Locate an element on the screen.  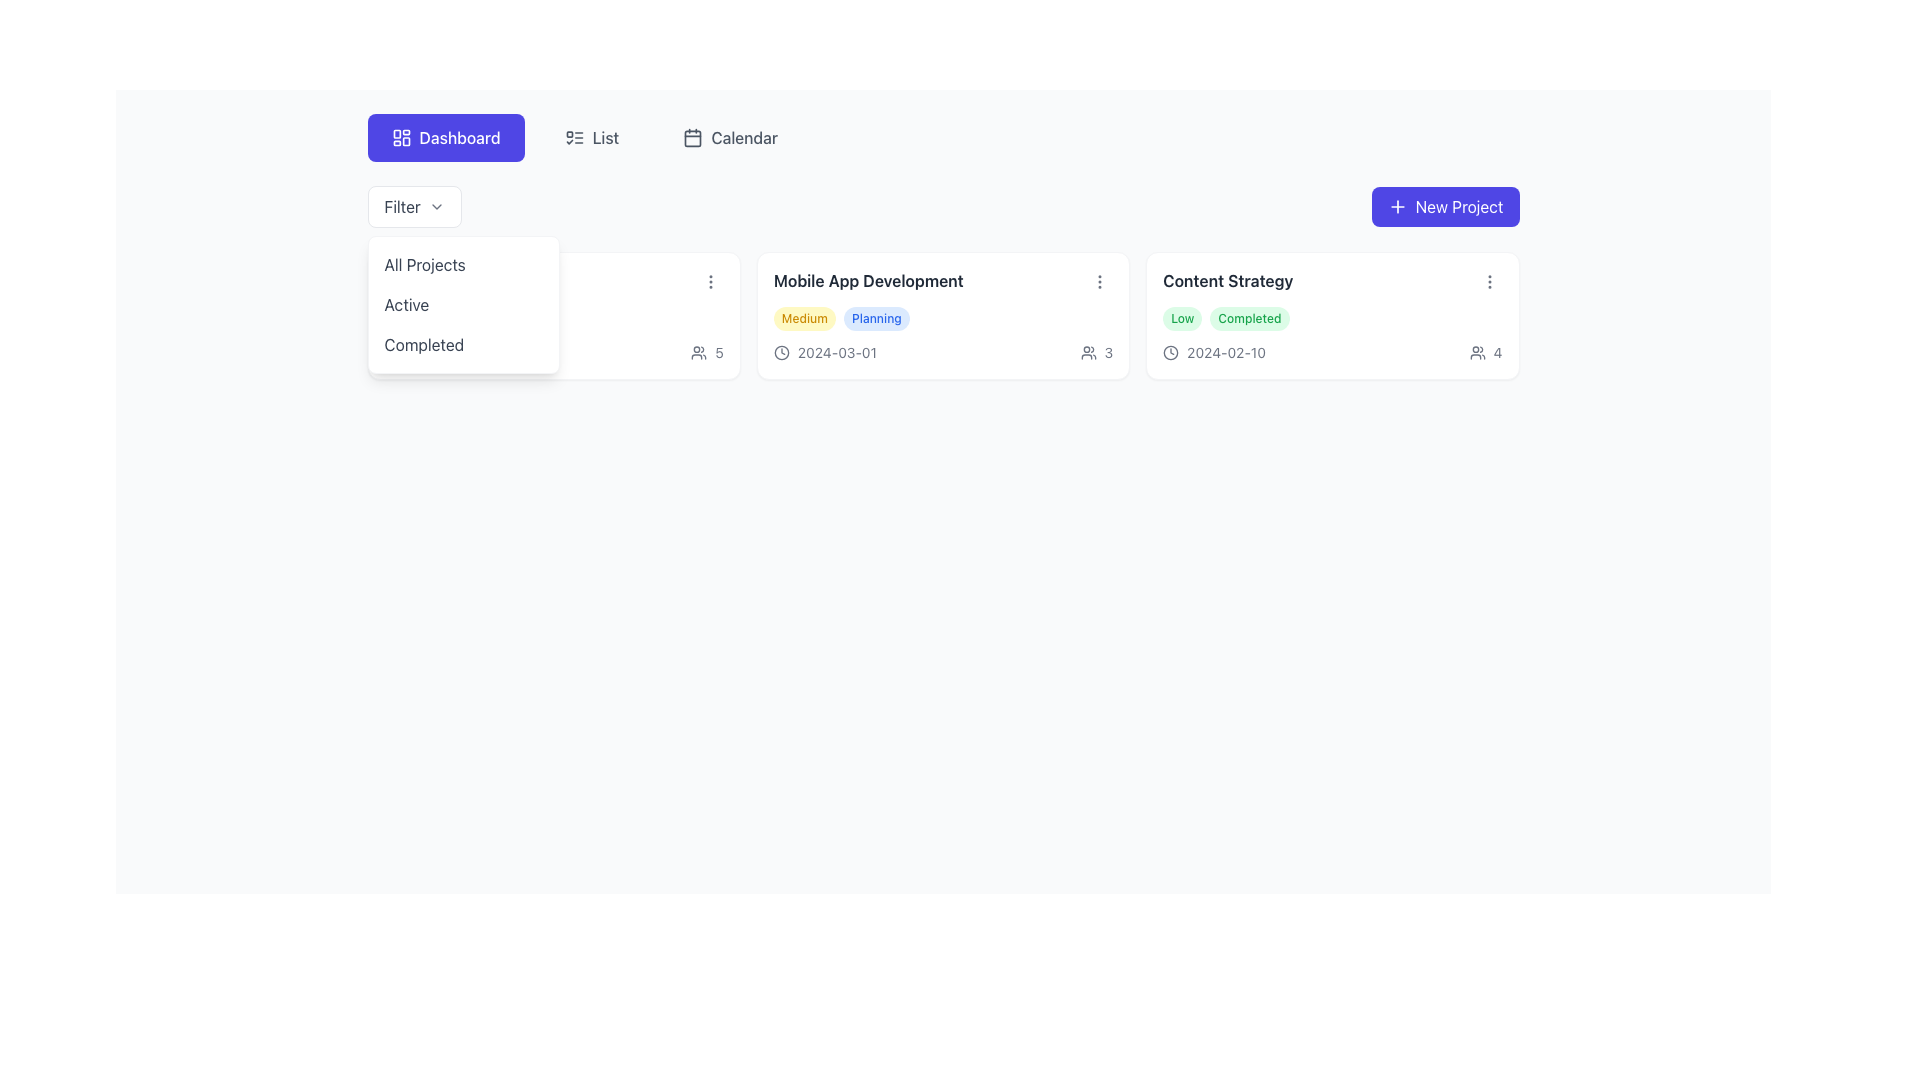
the icon featuring a clock design surrounded by a circle, located within the 'Content Strategy' card, aligned with the date '2024-02-10' is located at coordinates (1171, 352).